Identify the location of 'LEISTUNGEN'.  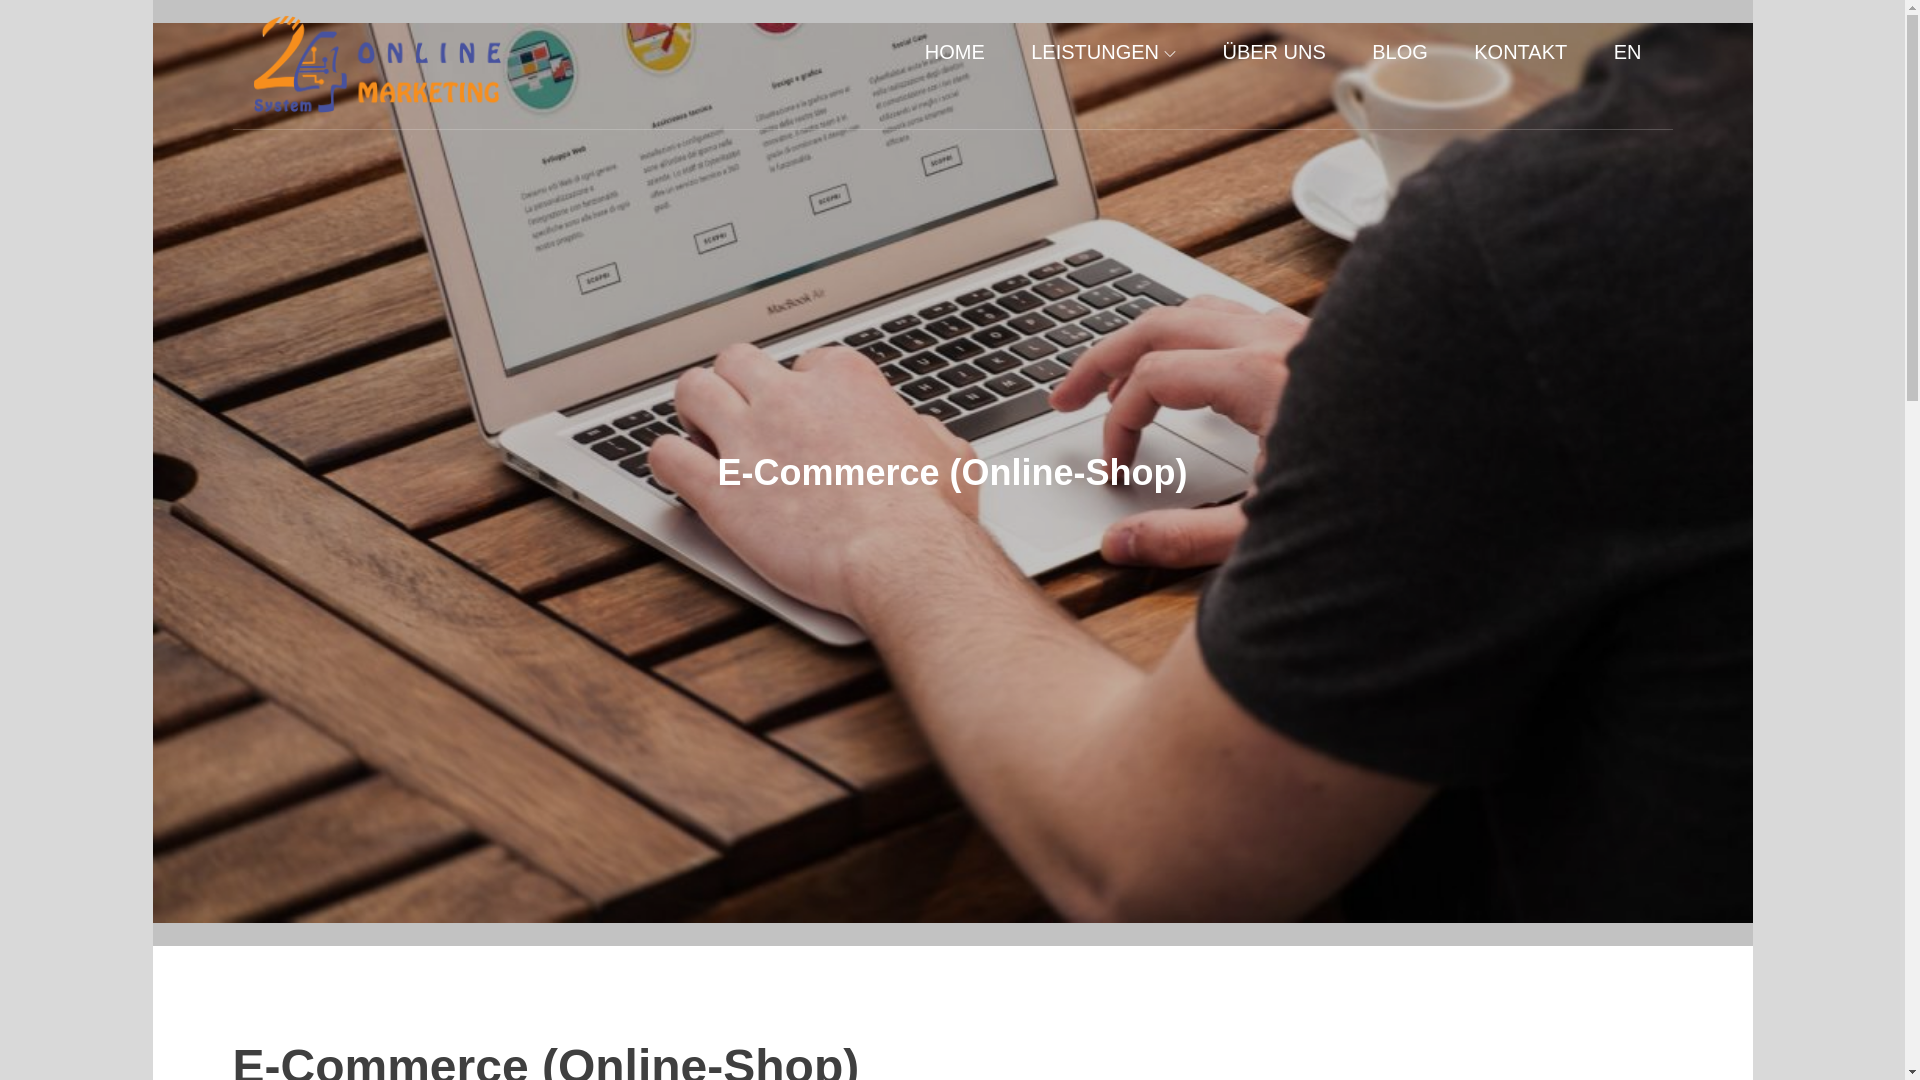
(1102, 51).